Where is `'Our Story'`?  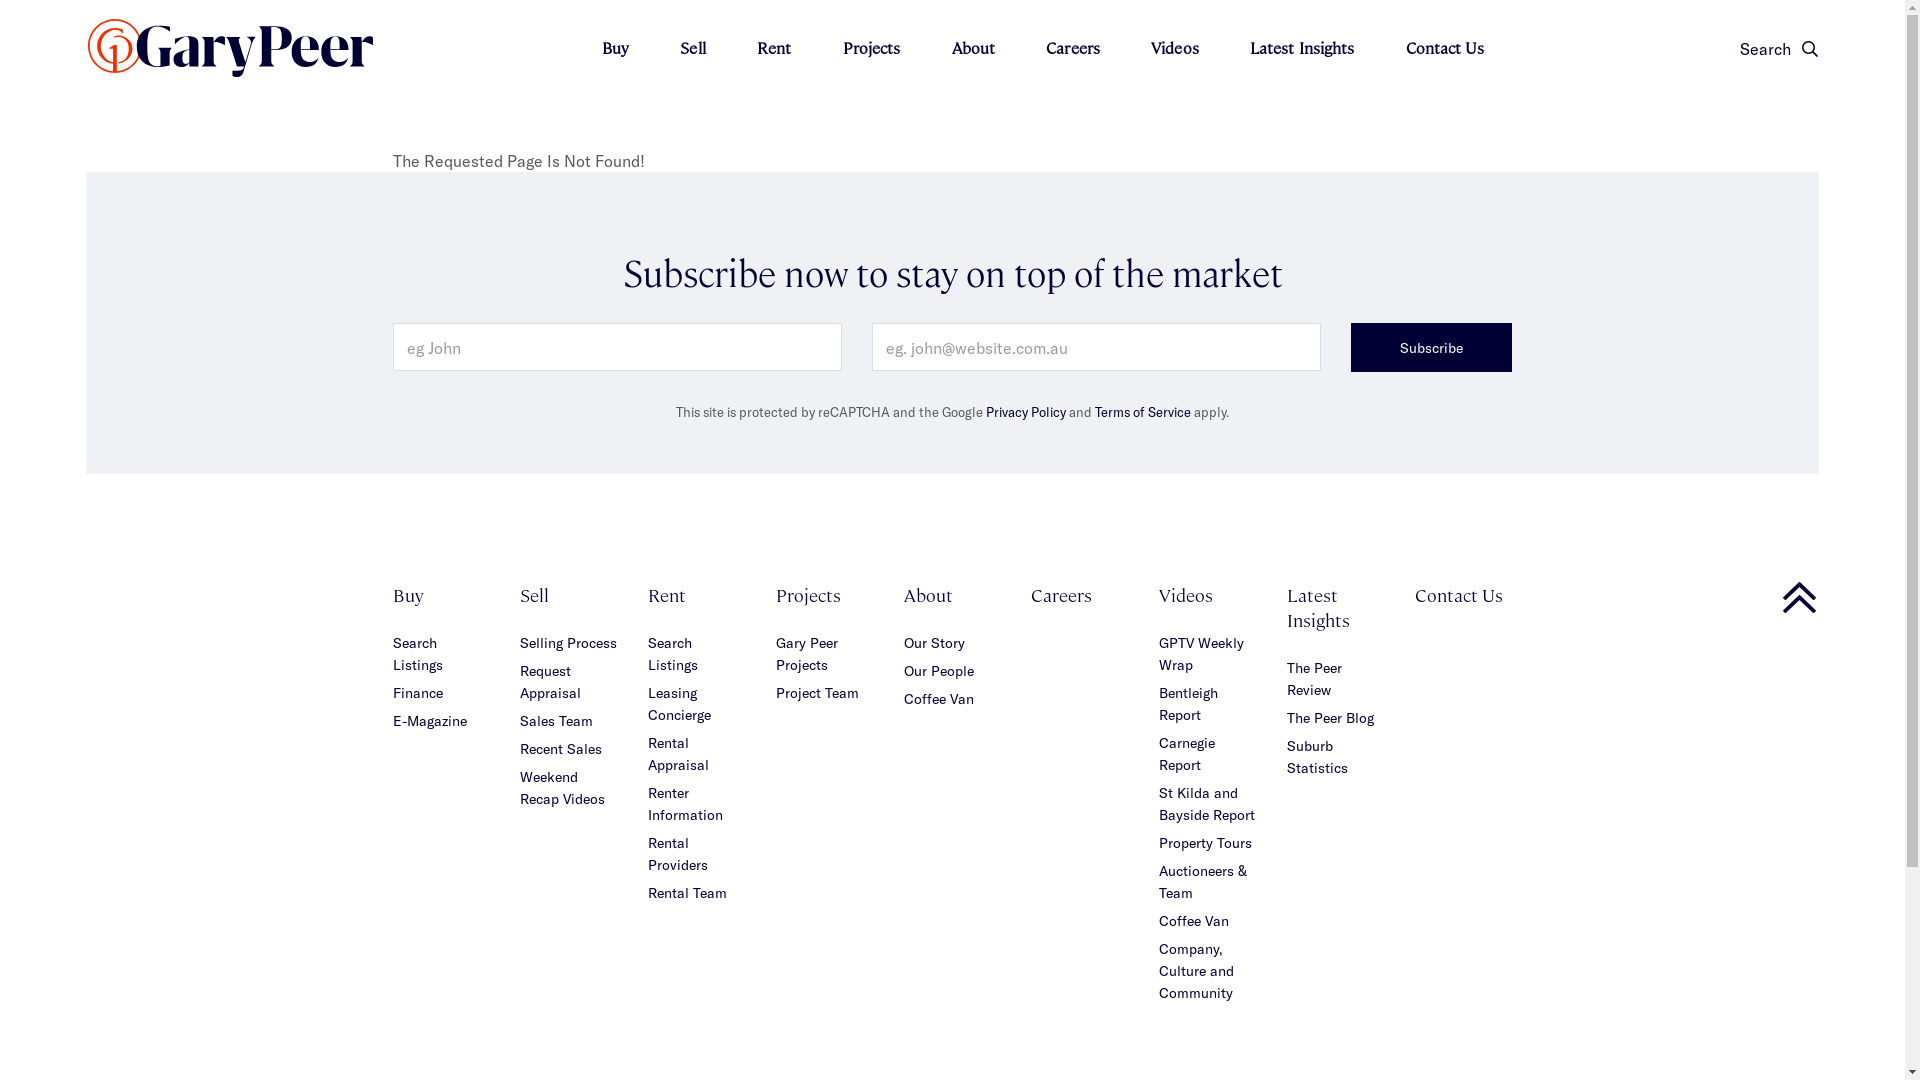
'Our Story' is located at coordinates (933, 642).